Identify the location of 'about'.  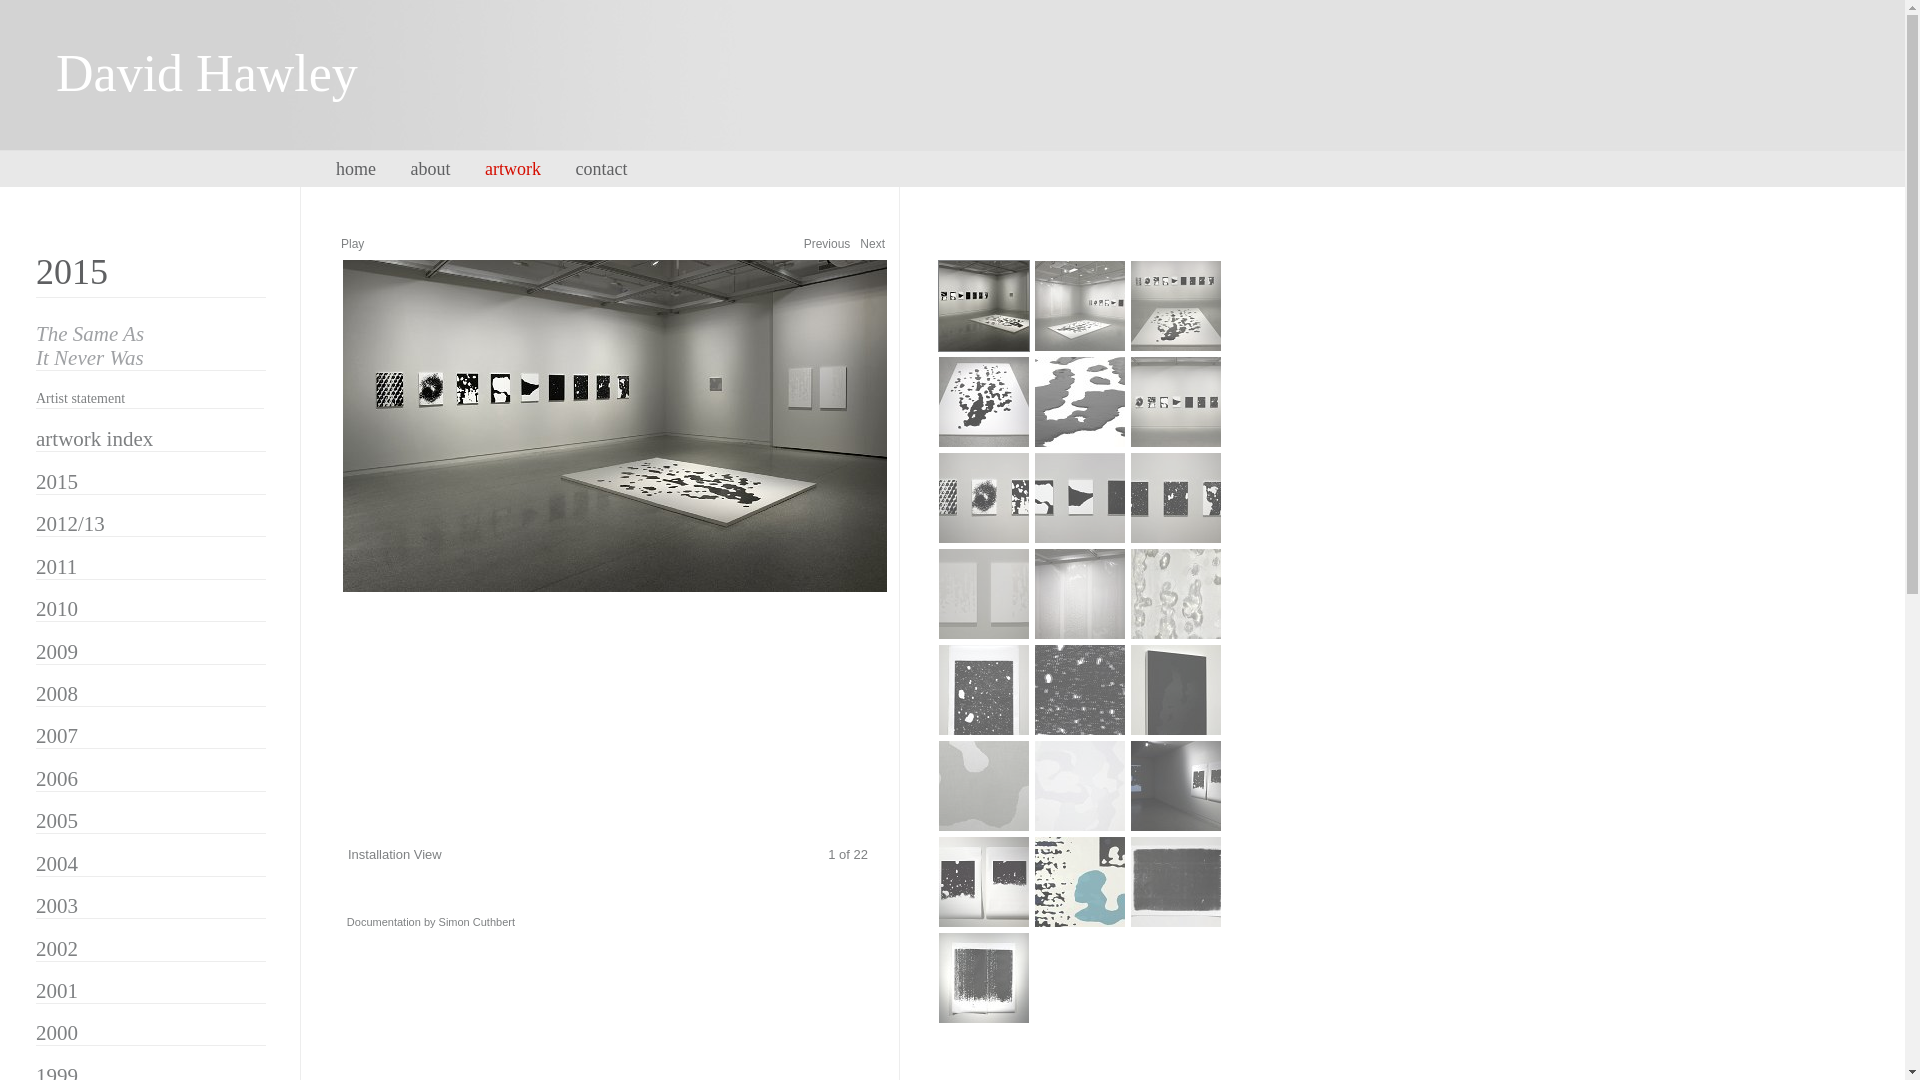
(408, 168).